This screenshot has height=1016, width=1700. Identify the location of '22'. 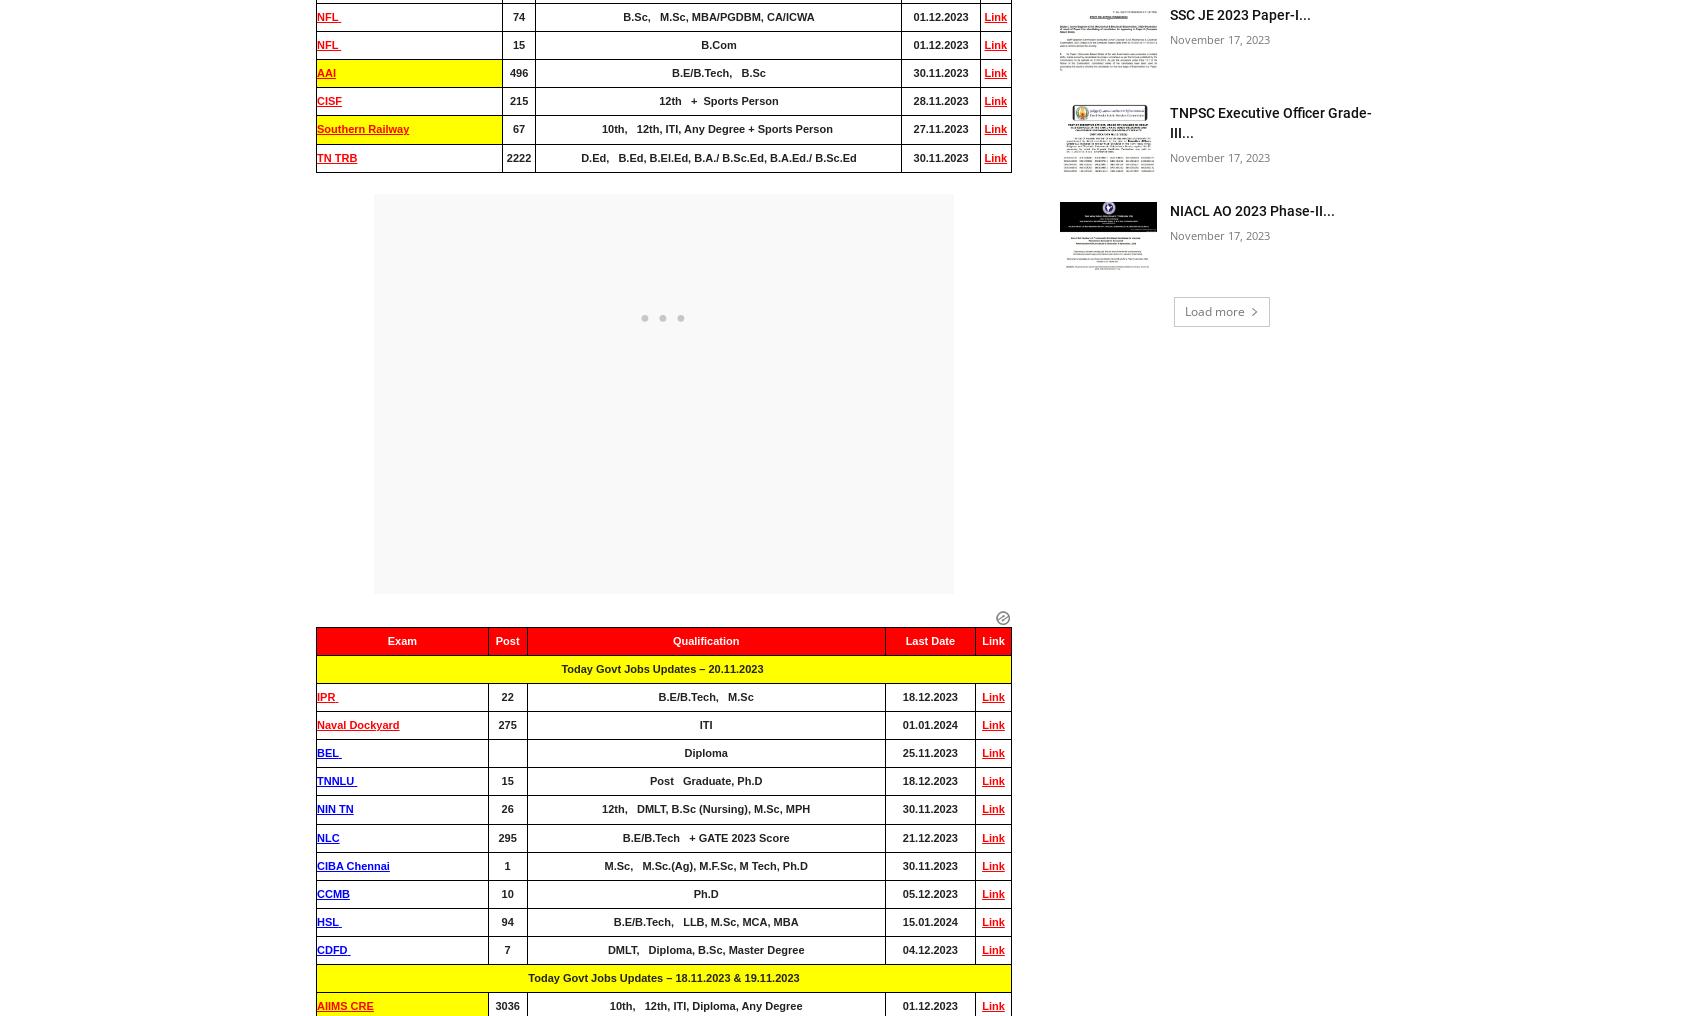
(506, 694).